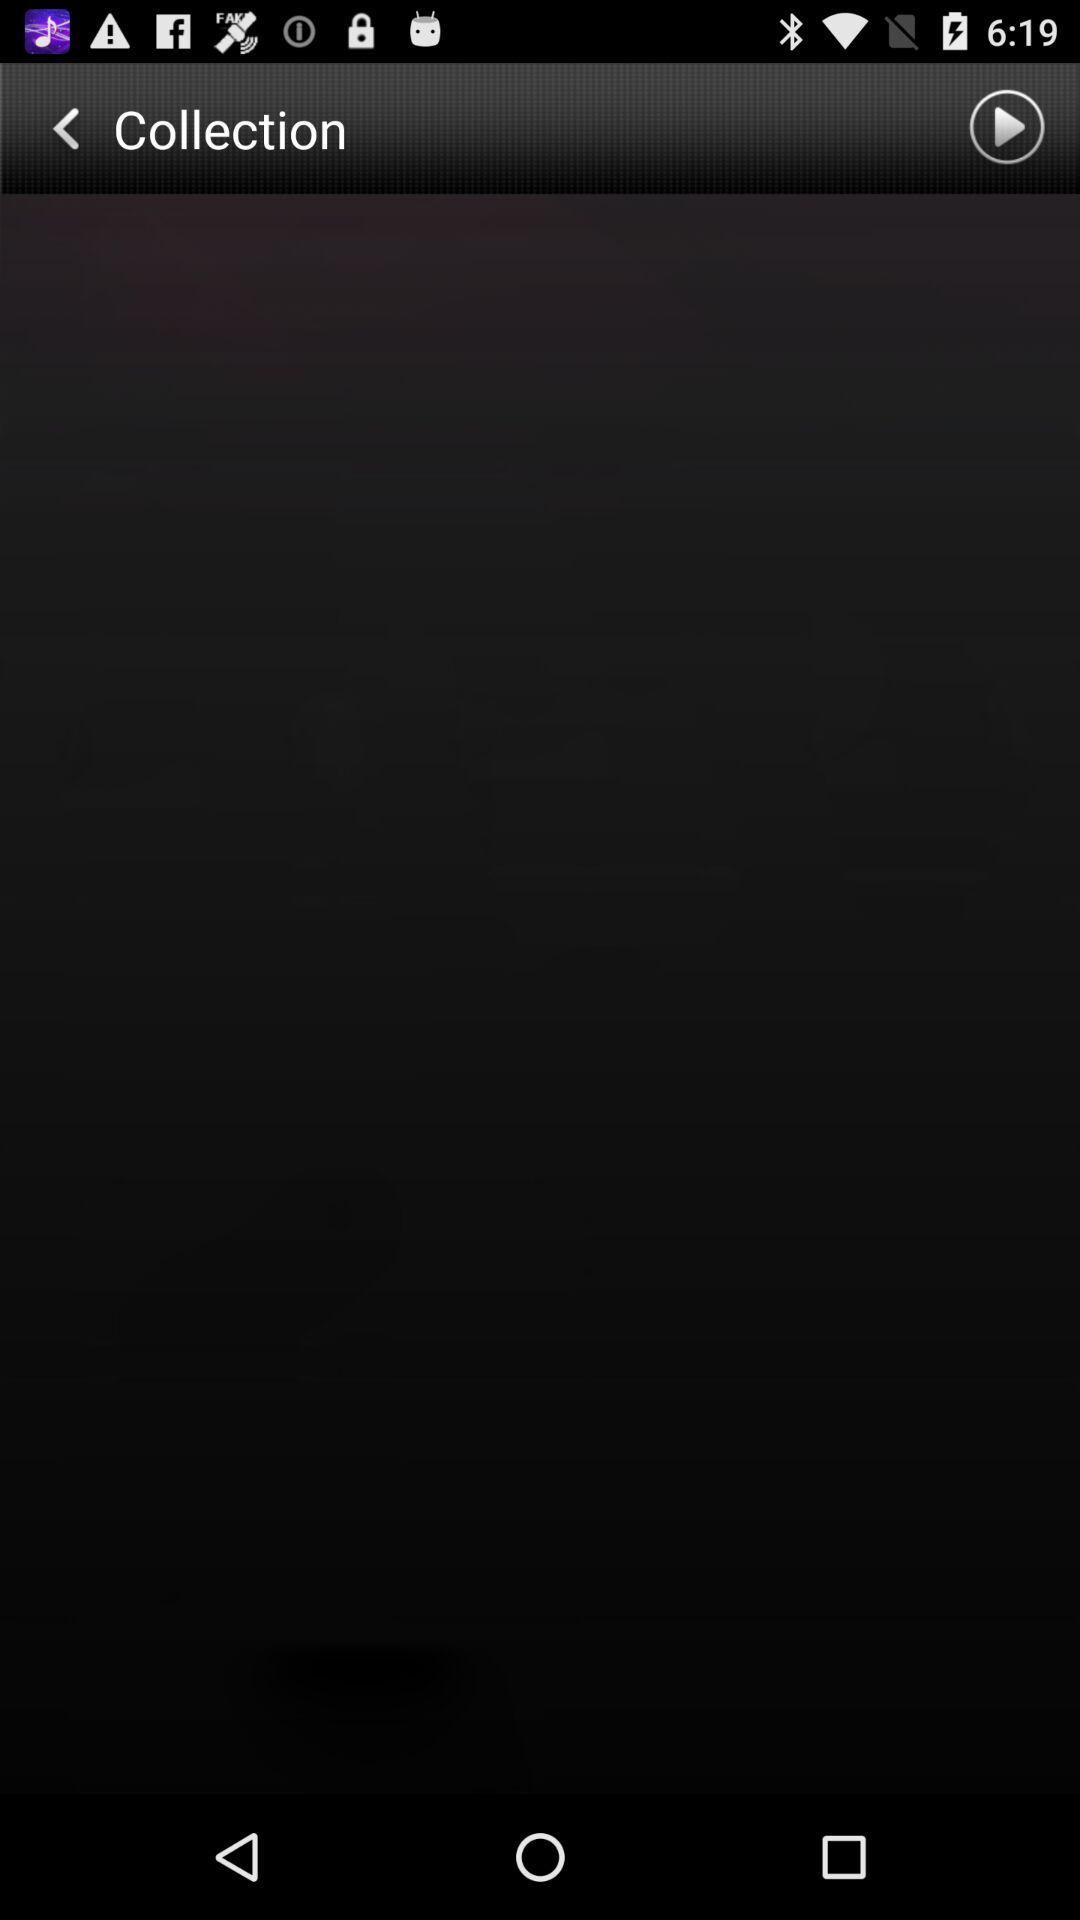 The width and height of the screenshot is (1080, 1920). What do you see at coordinates (63, 127) in the screenshot?
I see `previous page` at bounding box center [63, 127].